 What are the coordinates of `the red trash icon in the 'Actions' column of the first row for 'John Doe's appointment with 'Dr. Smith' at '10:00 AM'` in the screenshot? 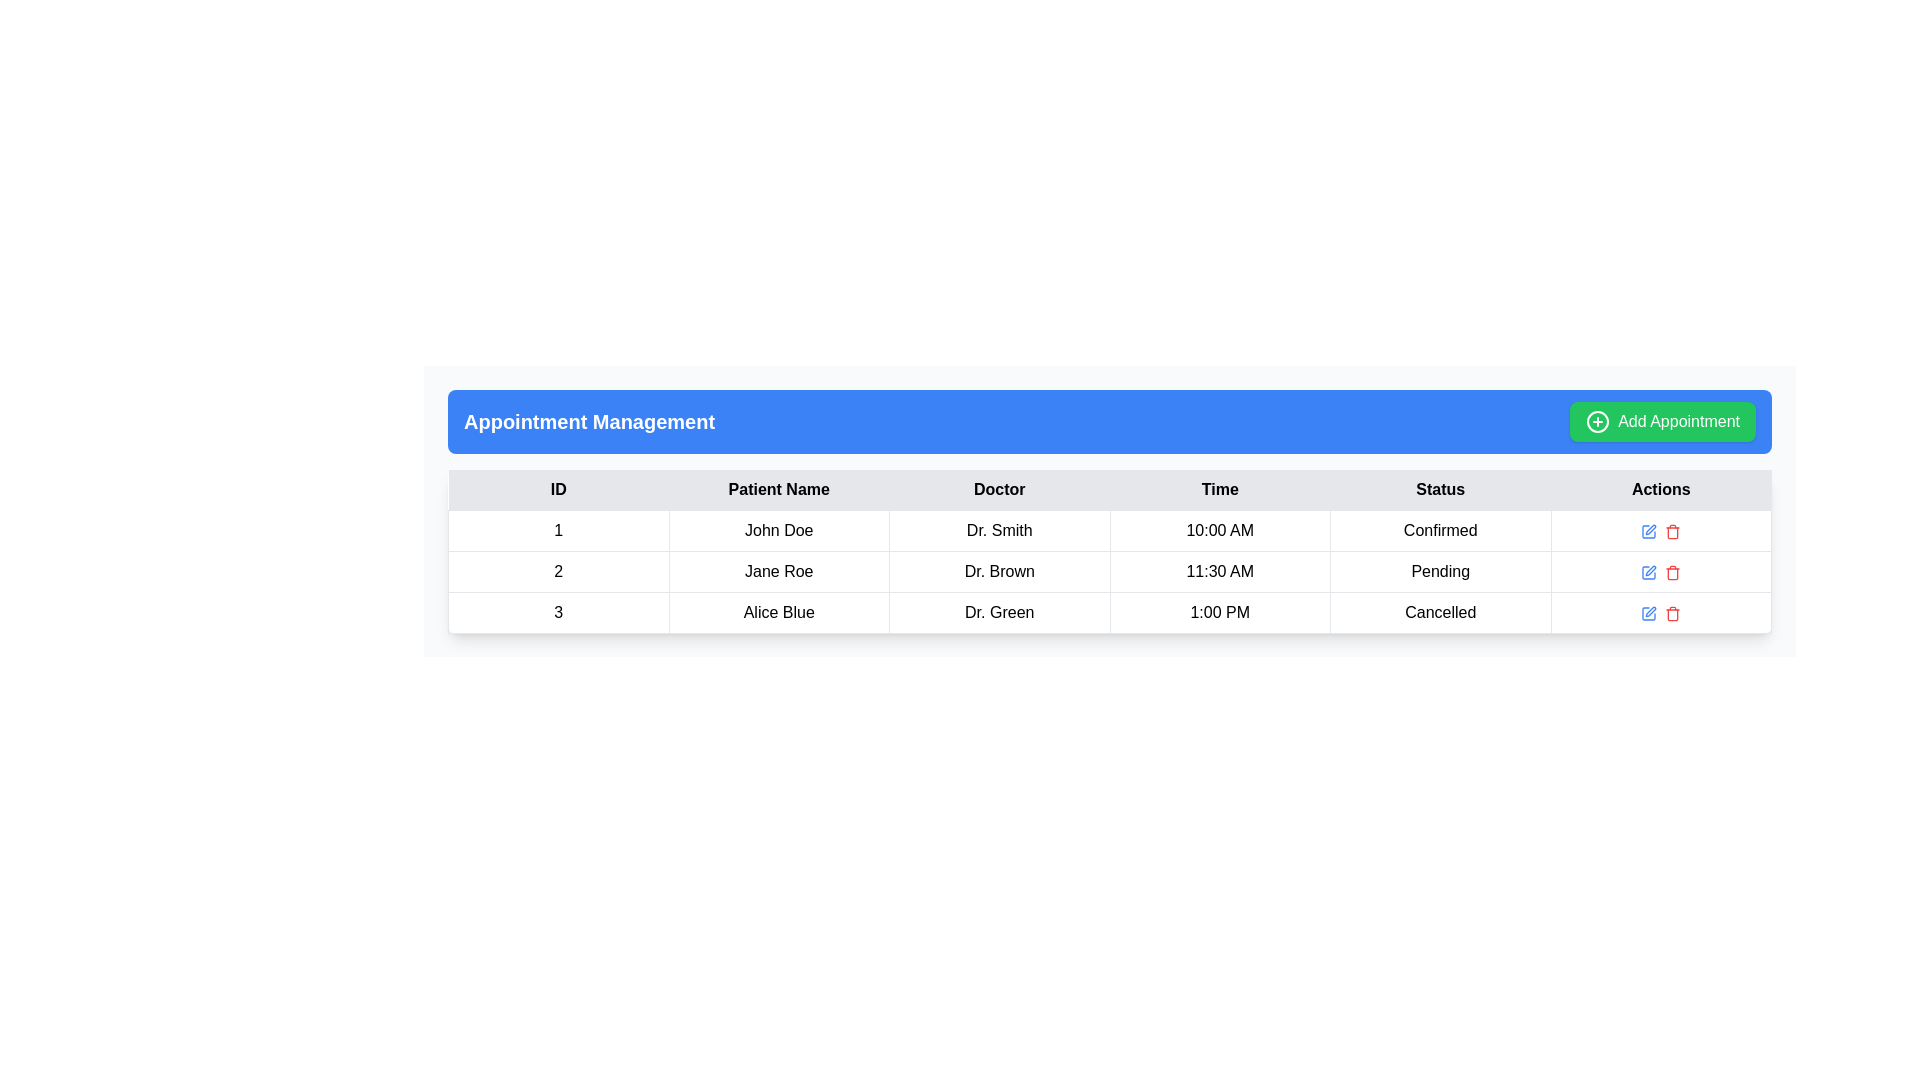 It's located at (1661, 530).